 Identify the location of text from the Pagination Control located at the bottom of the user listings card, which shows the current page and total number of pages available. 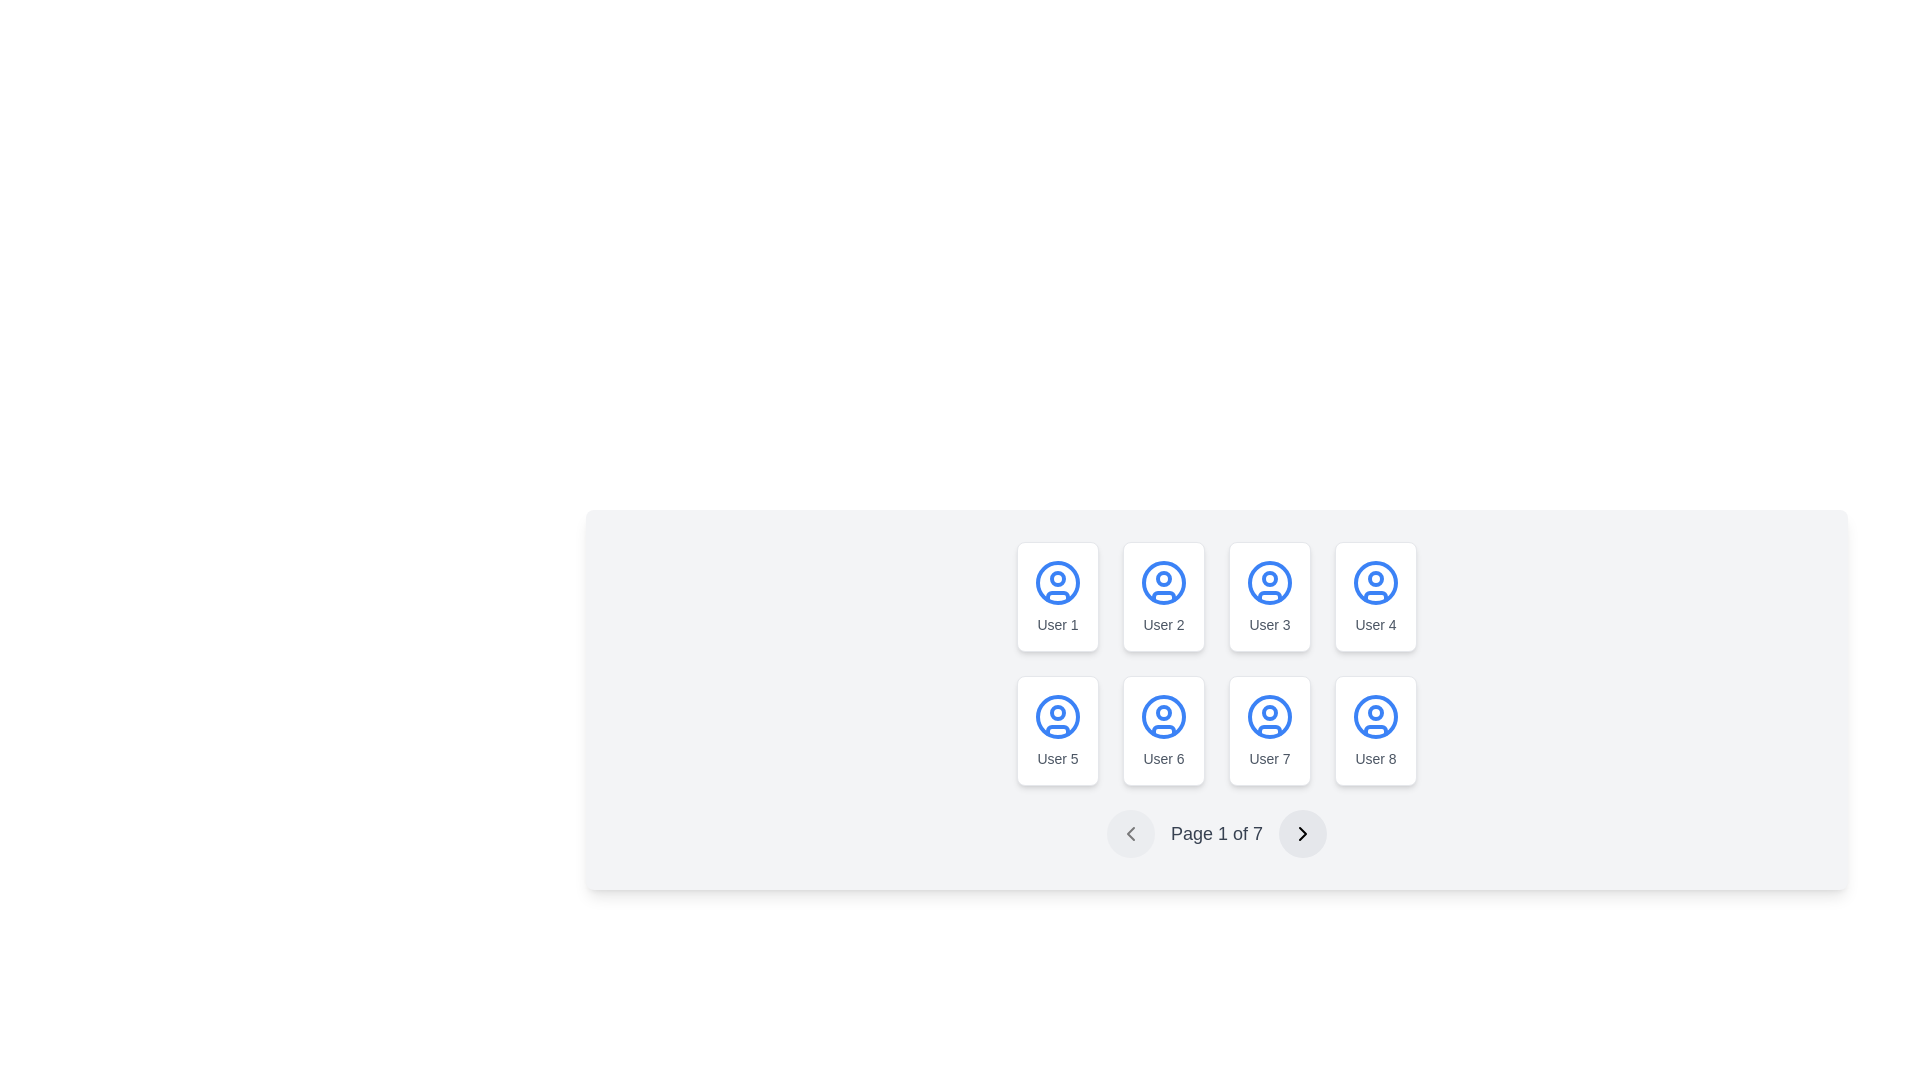
(1216, 833).